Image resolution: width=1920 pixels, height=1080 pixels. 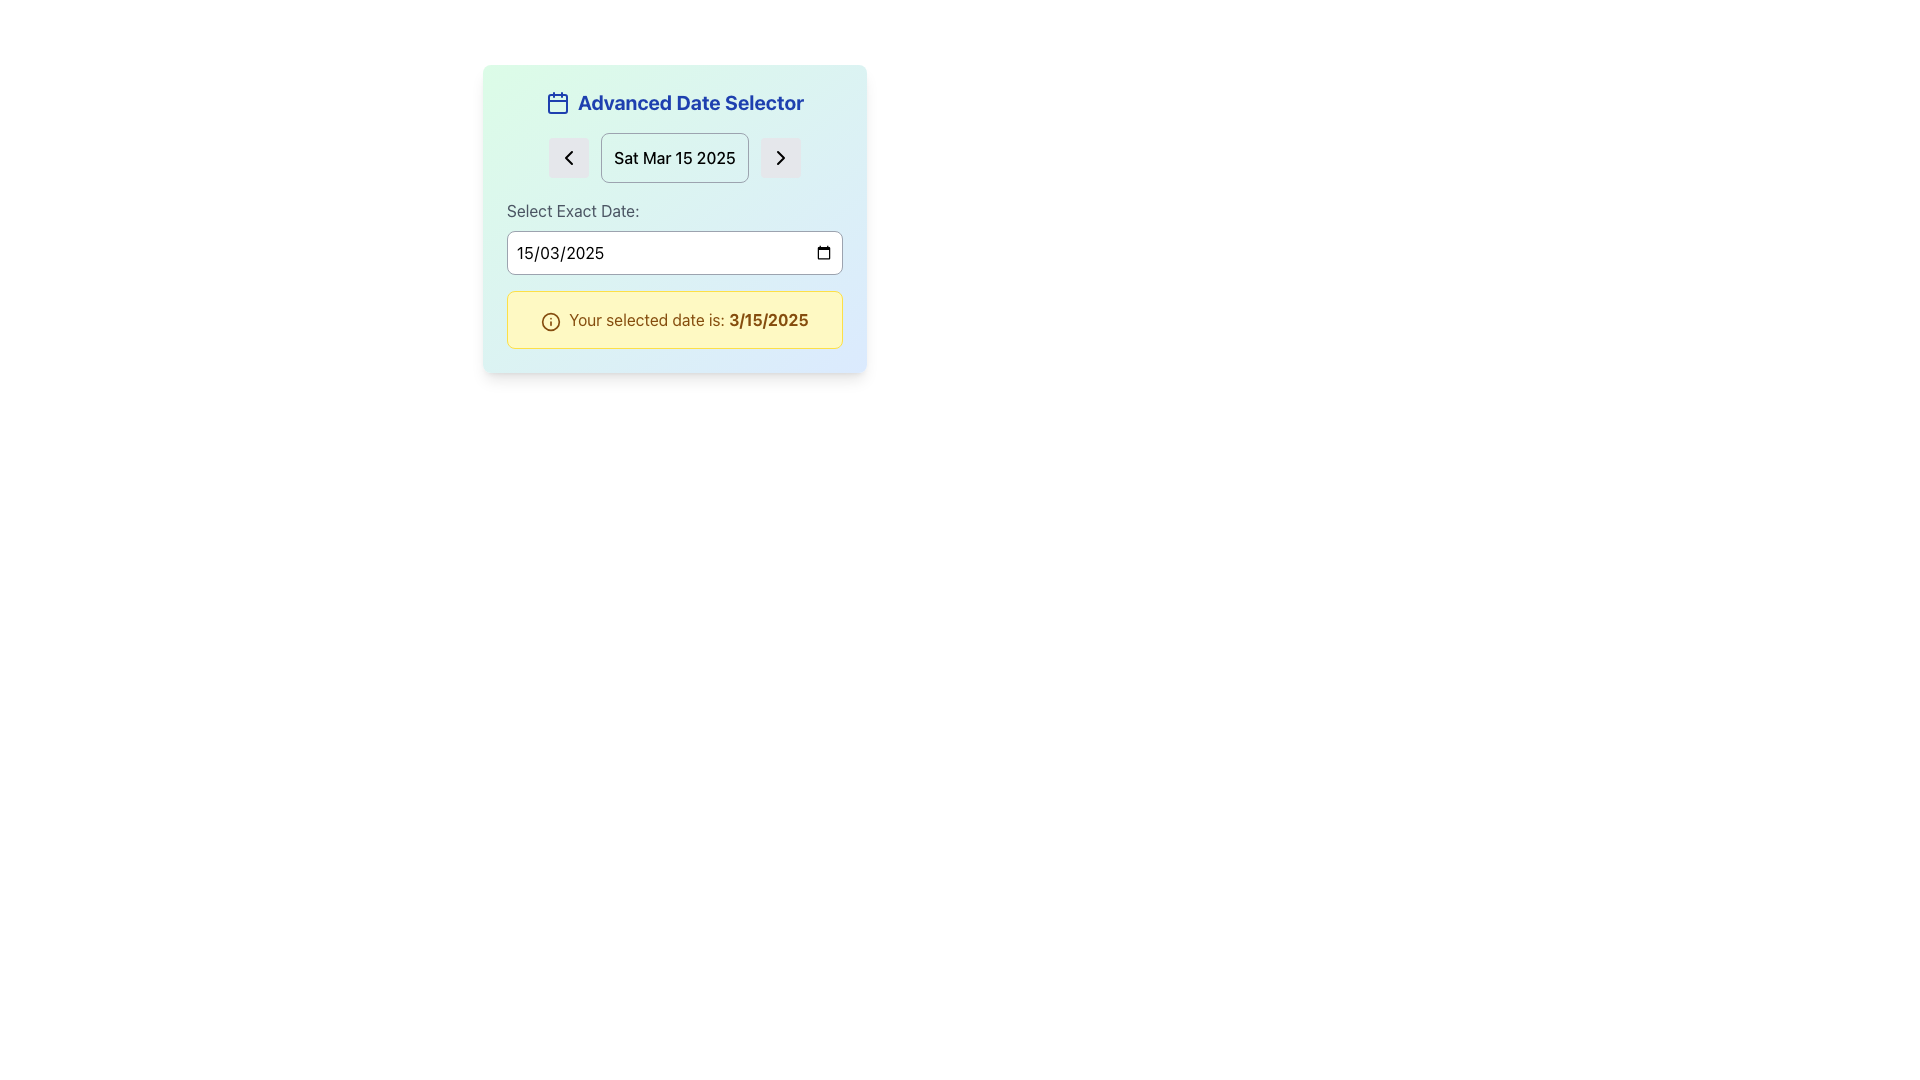 I want to click on text displayed in the notification text block located under the 'Select Exact Date' section of the date selector interface, so click(x=675, y=319).